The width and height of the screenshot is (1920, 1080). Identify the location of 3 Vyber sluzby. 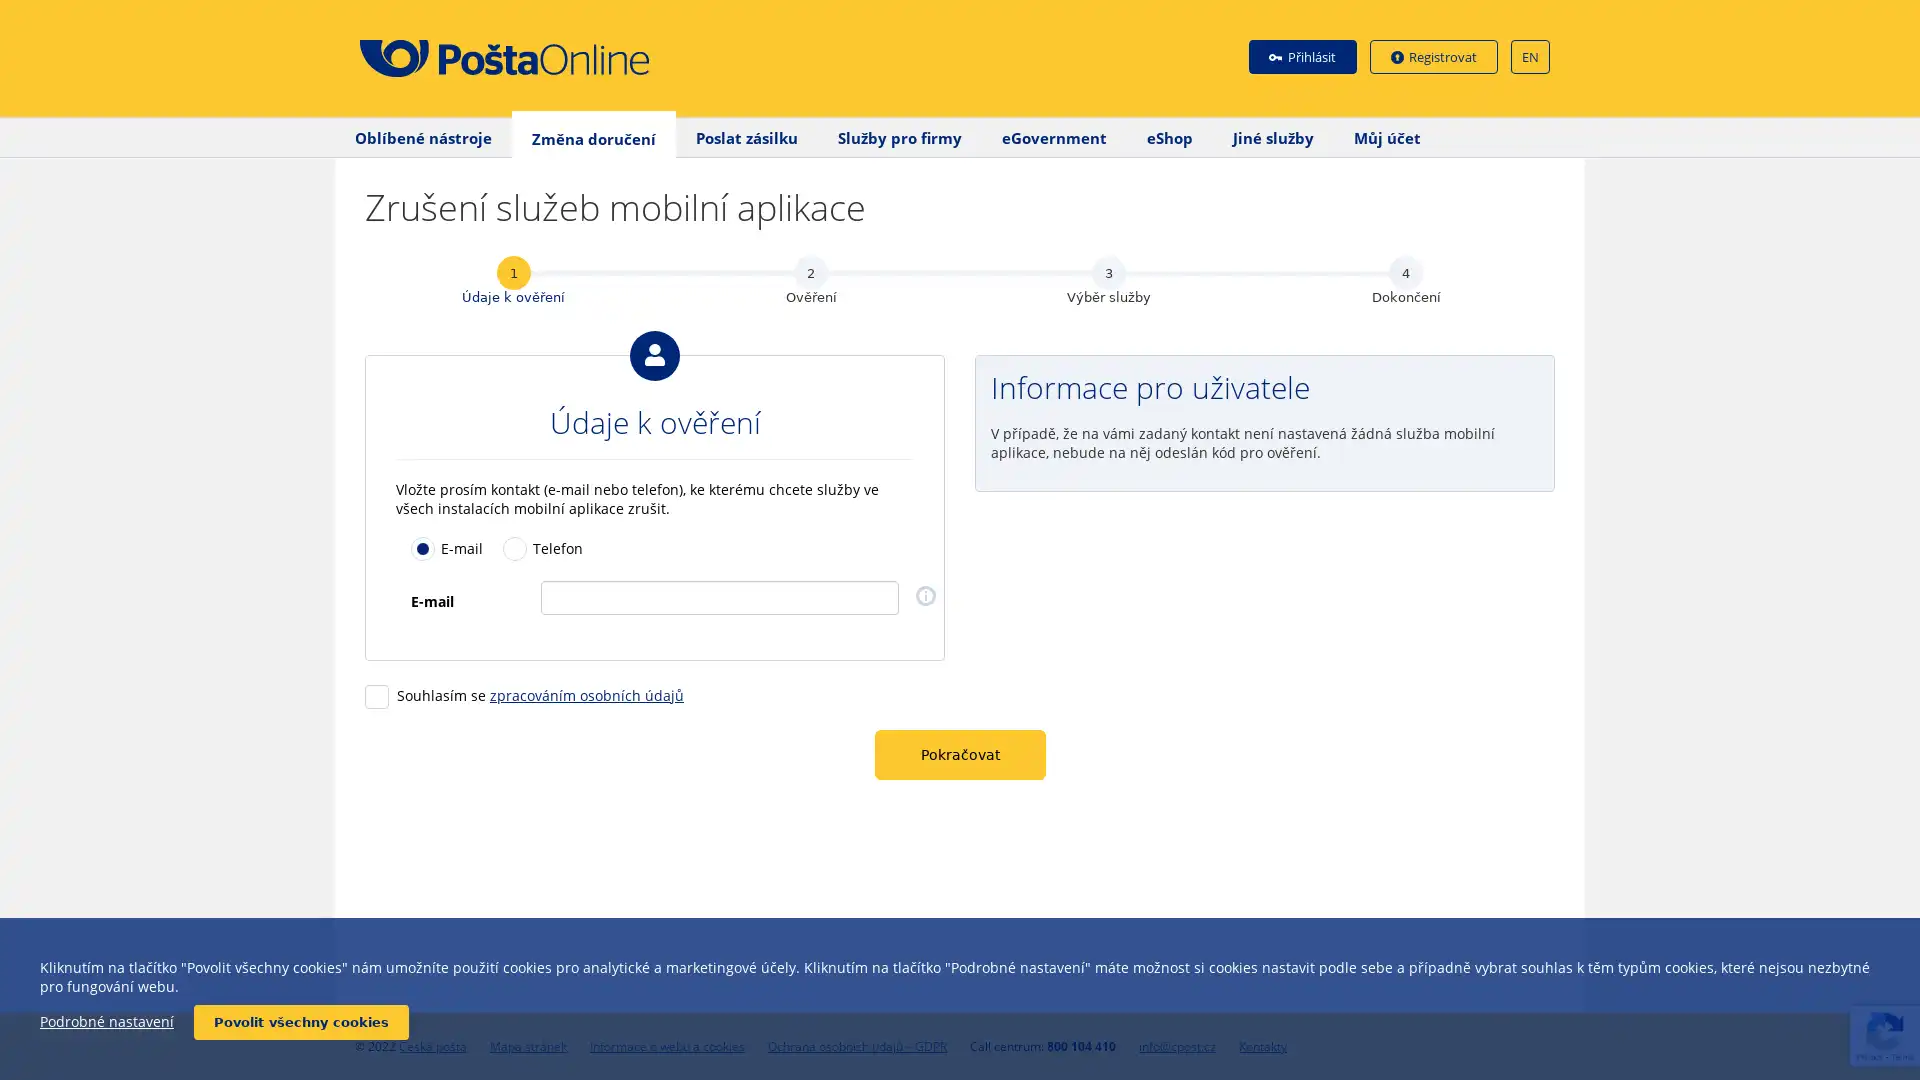
(1107, 279).